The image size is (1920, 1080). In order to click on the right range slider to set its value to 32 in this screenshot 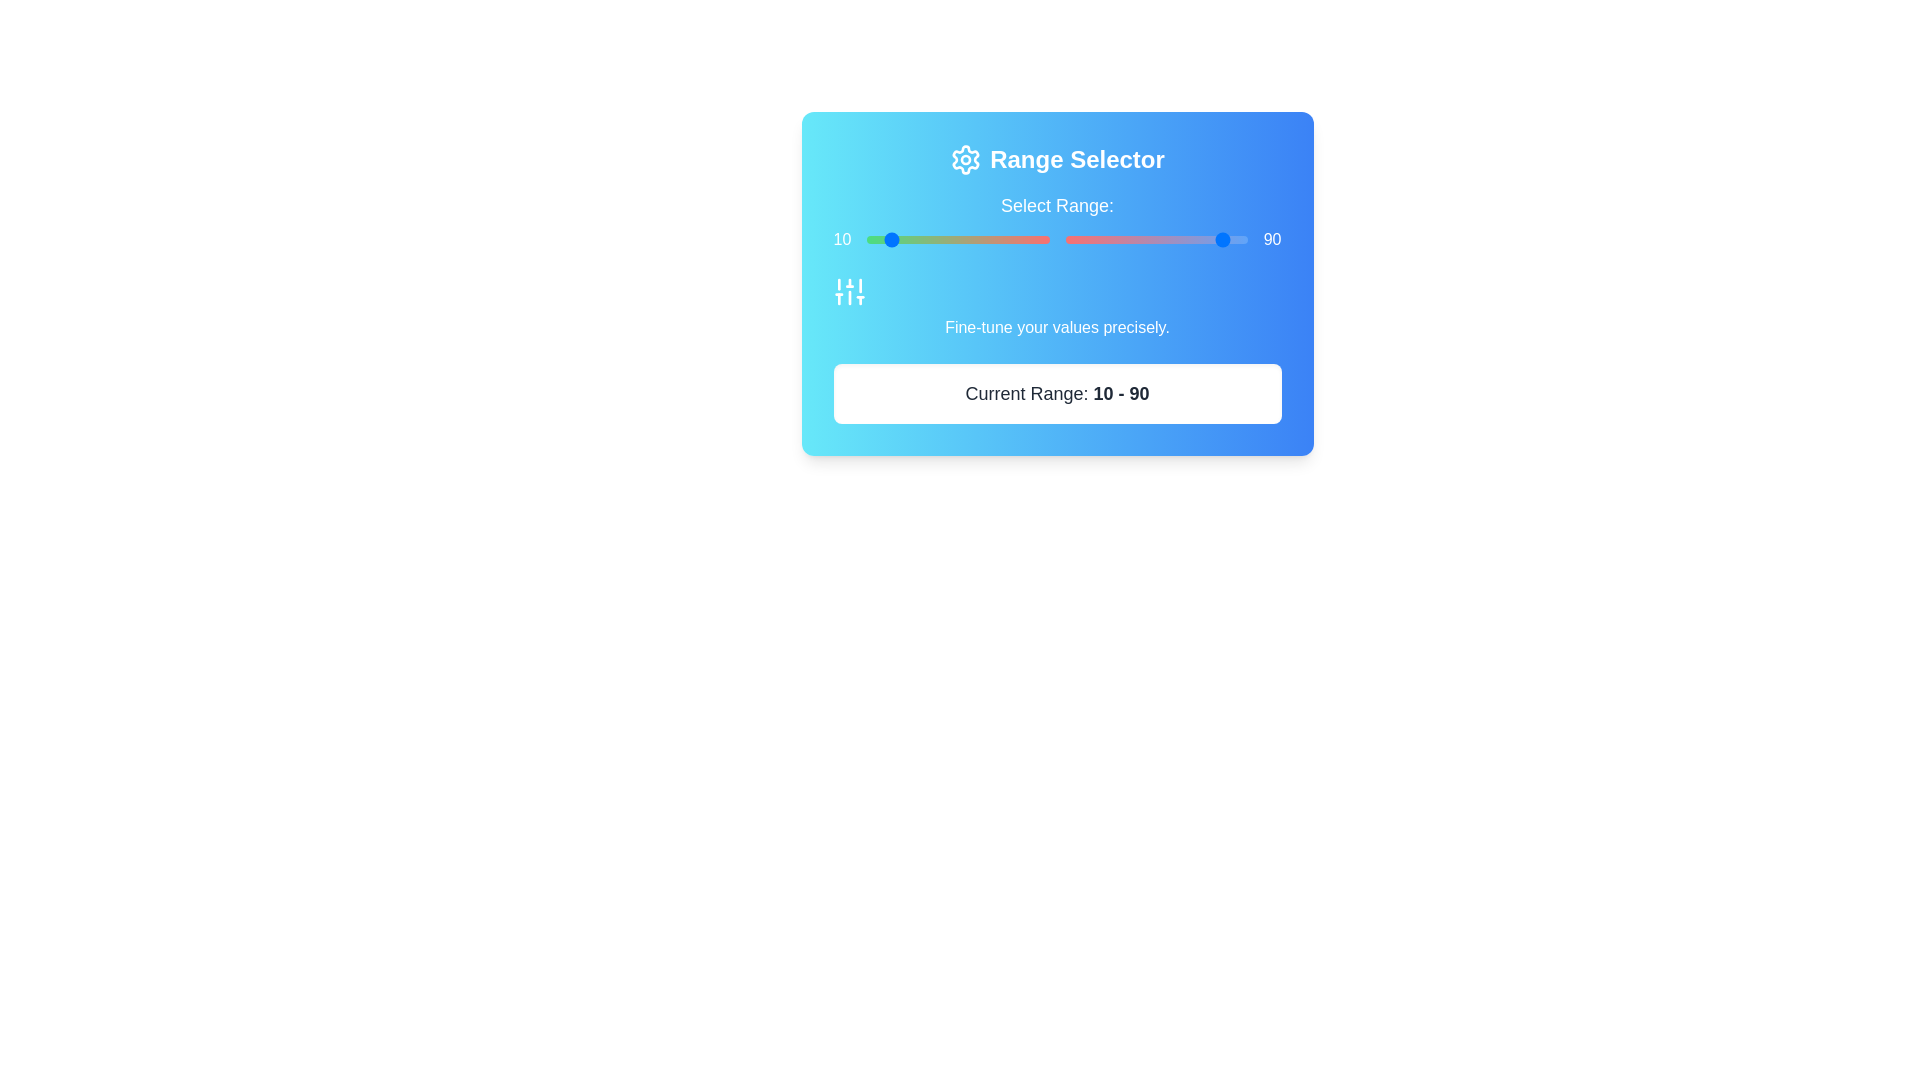, I will do `click(1123, 238)`.